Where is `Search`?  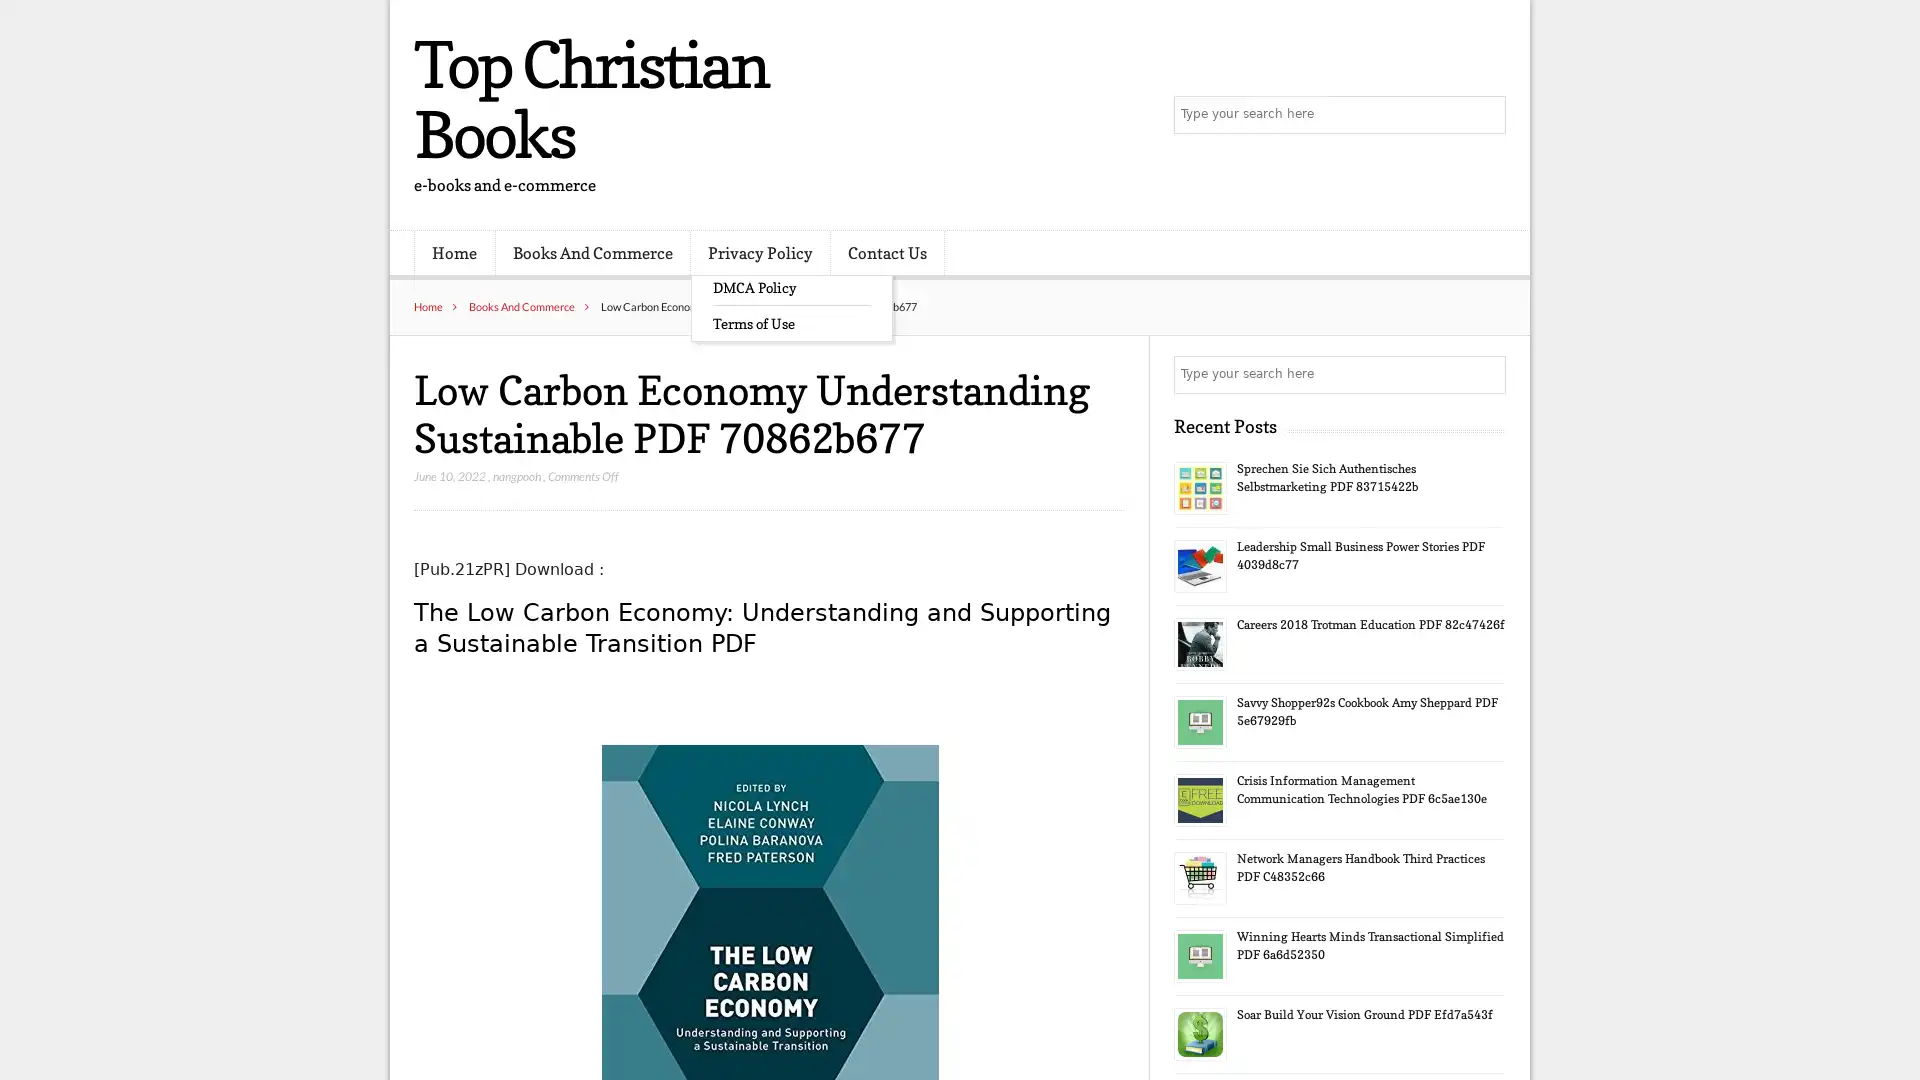 Search is located at coordinates (1485, 374).